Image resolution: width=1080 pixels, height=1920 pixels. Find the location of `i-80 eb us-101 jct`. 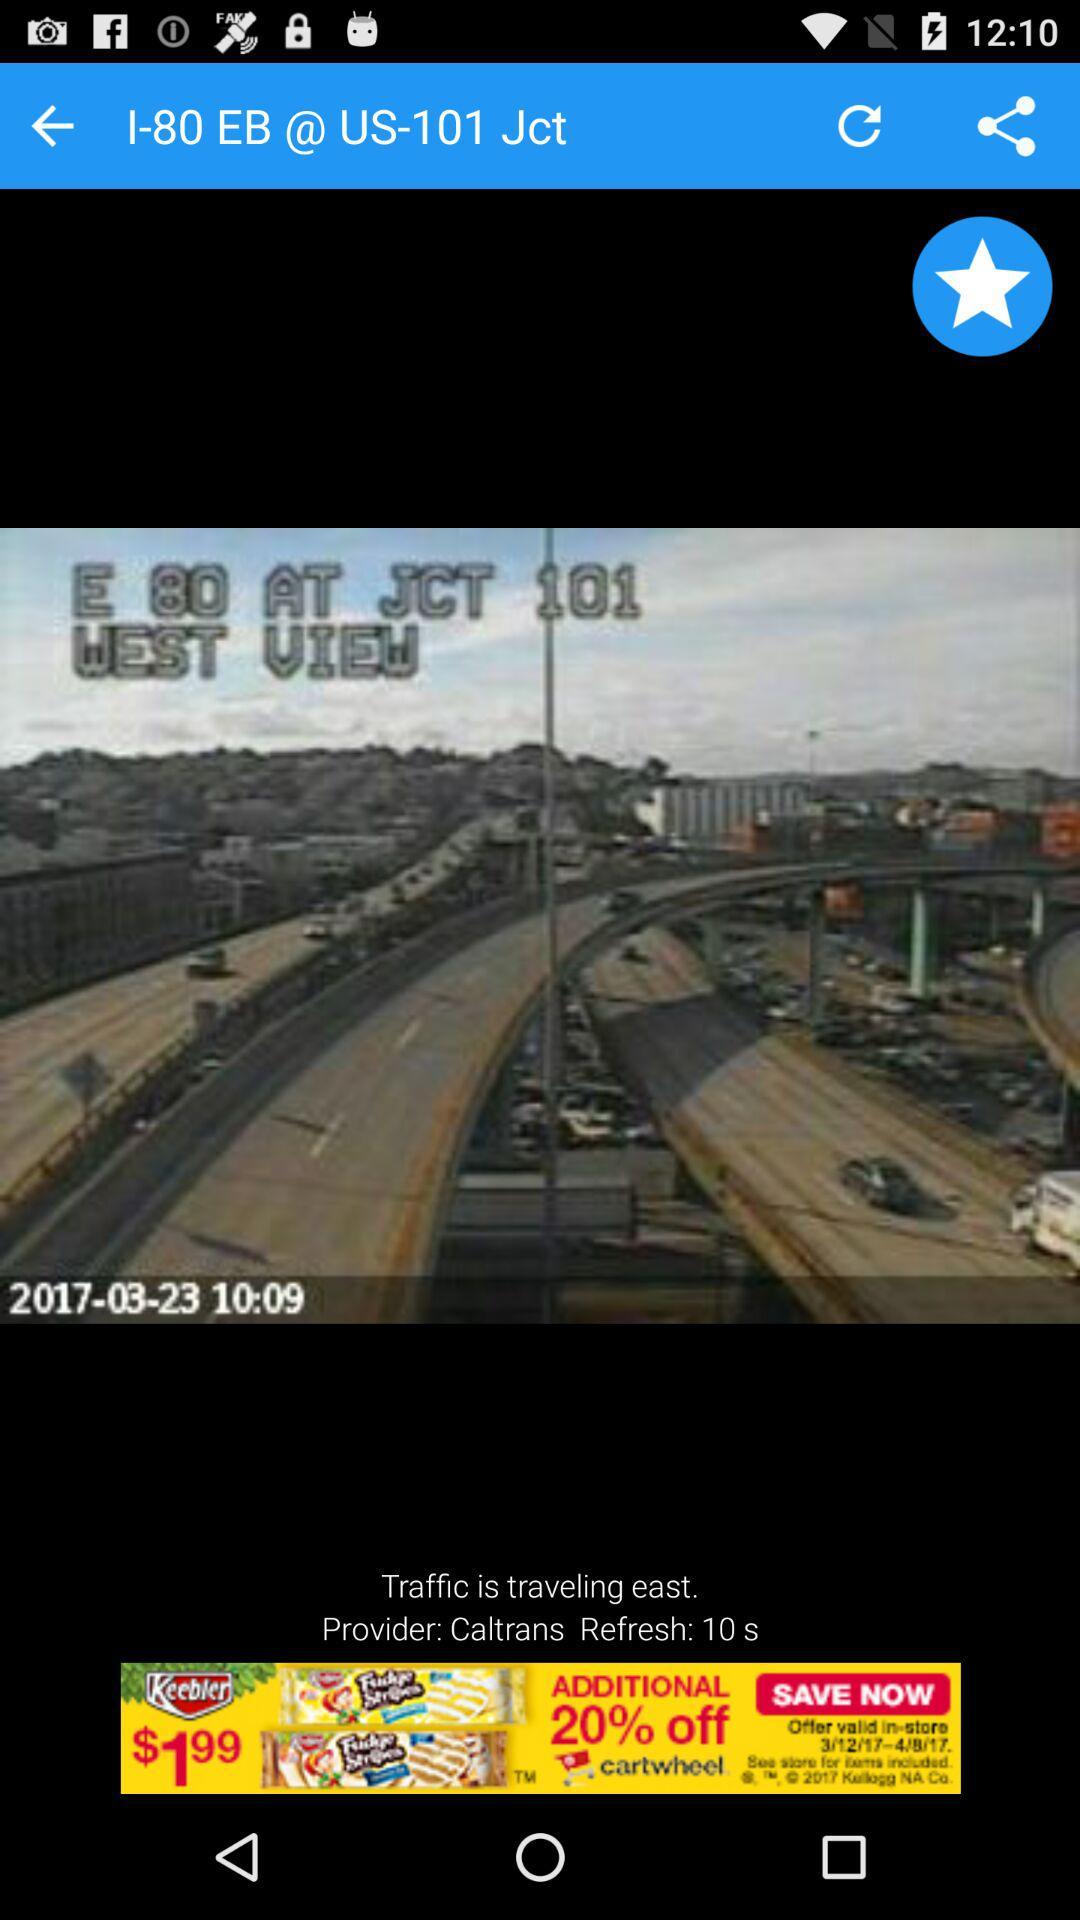

i-80 eb us-101 jct is located at coordinates (981, 285).